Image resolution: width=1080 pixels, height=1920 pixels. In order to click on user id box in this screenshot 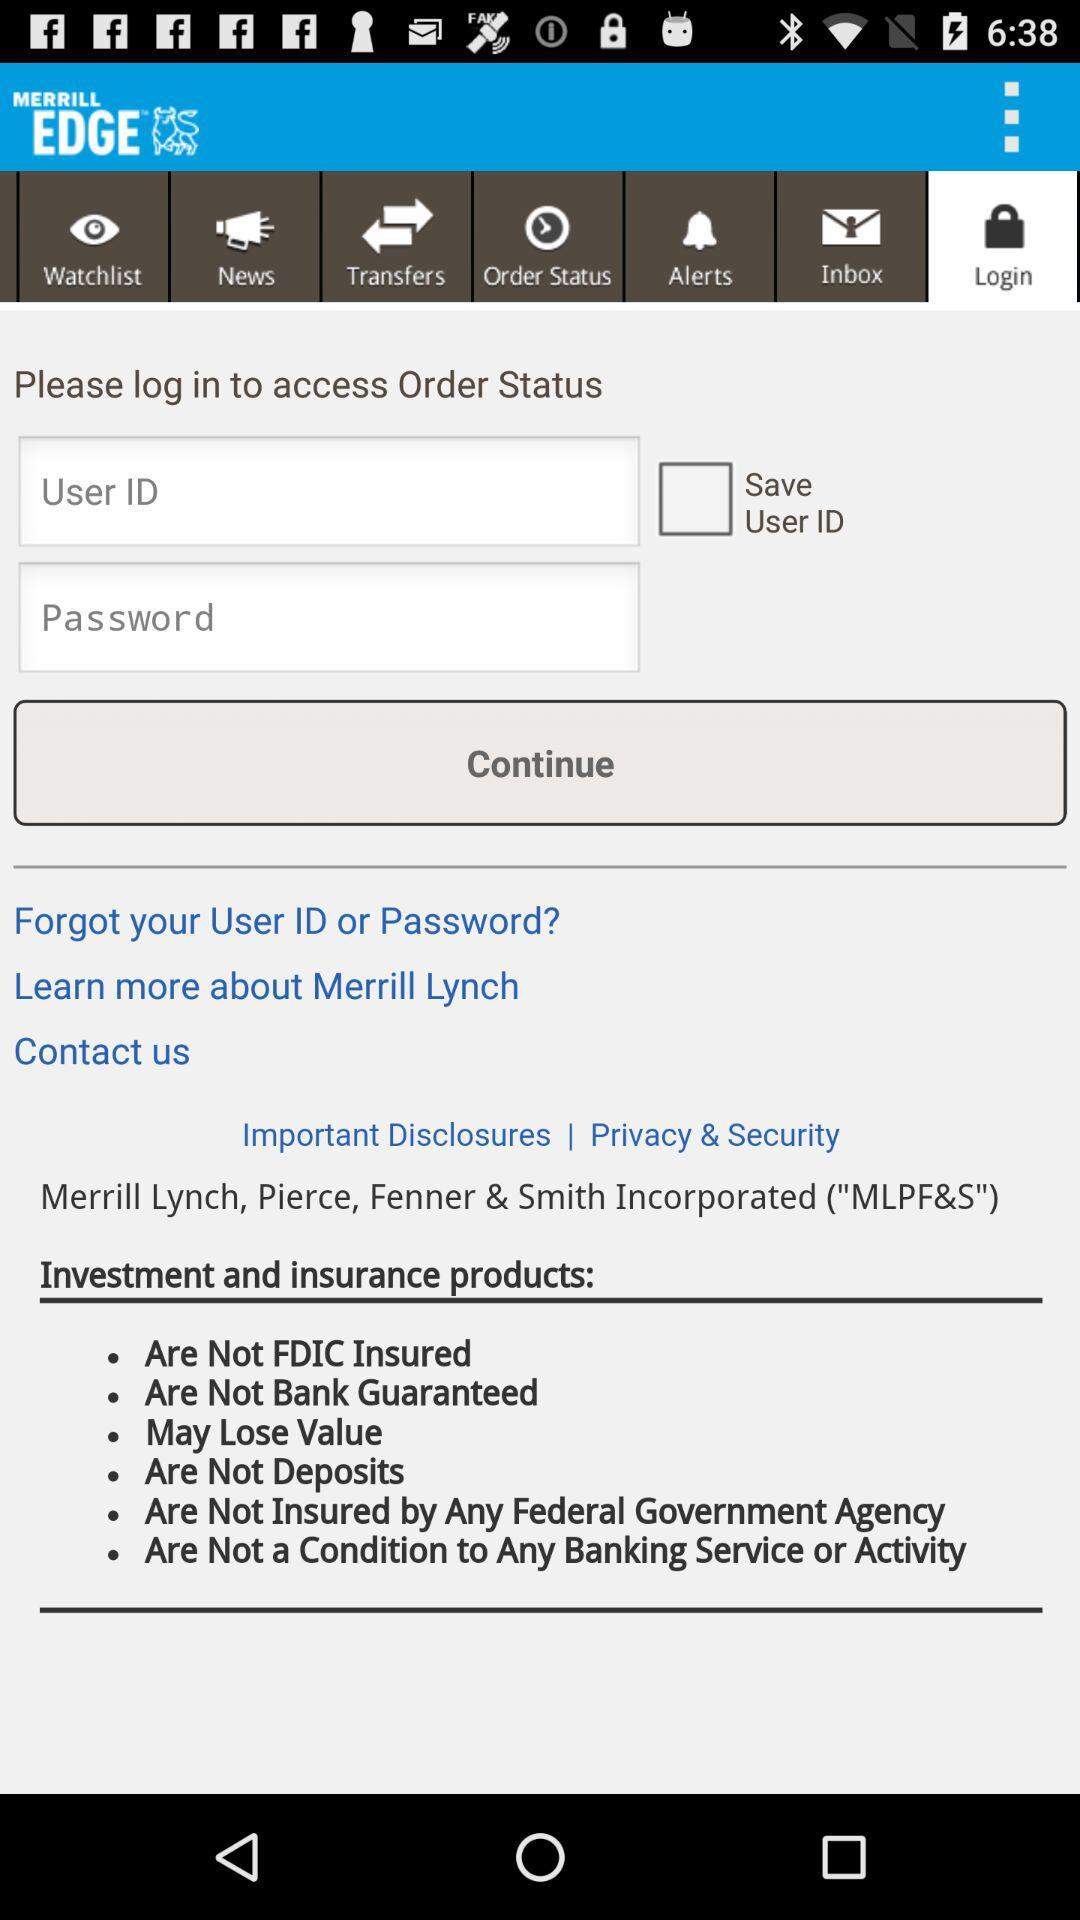, I will do `click(328, 497)`.